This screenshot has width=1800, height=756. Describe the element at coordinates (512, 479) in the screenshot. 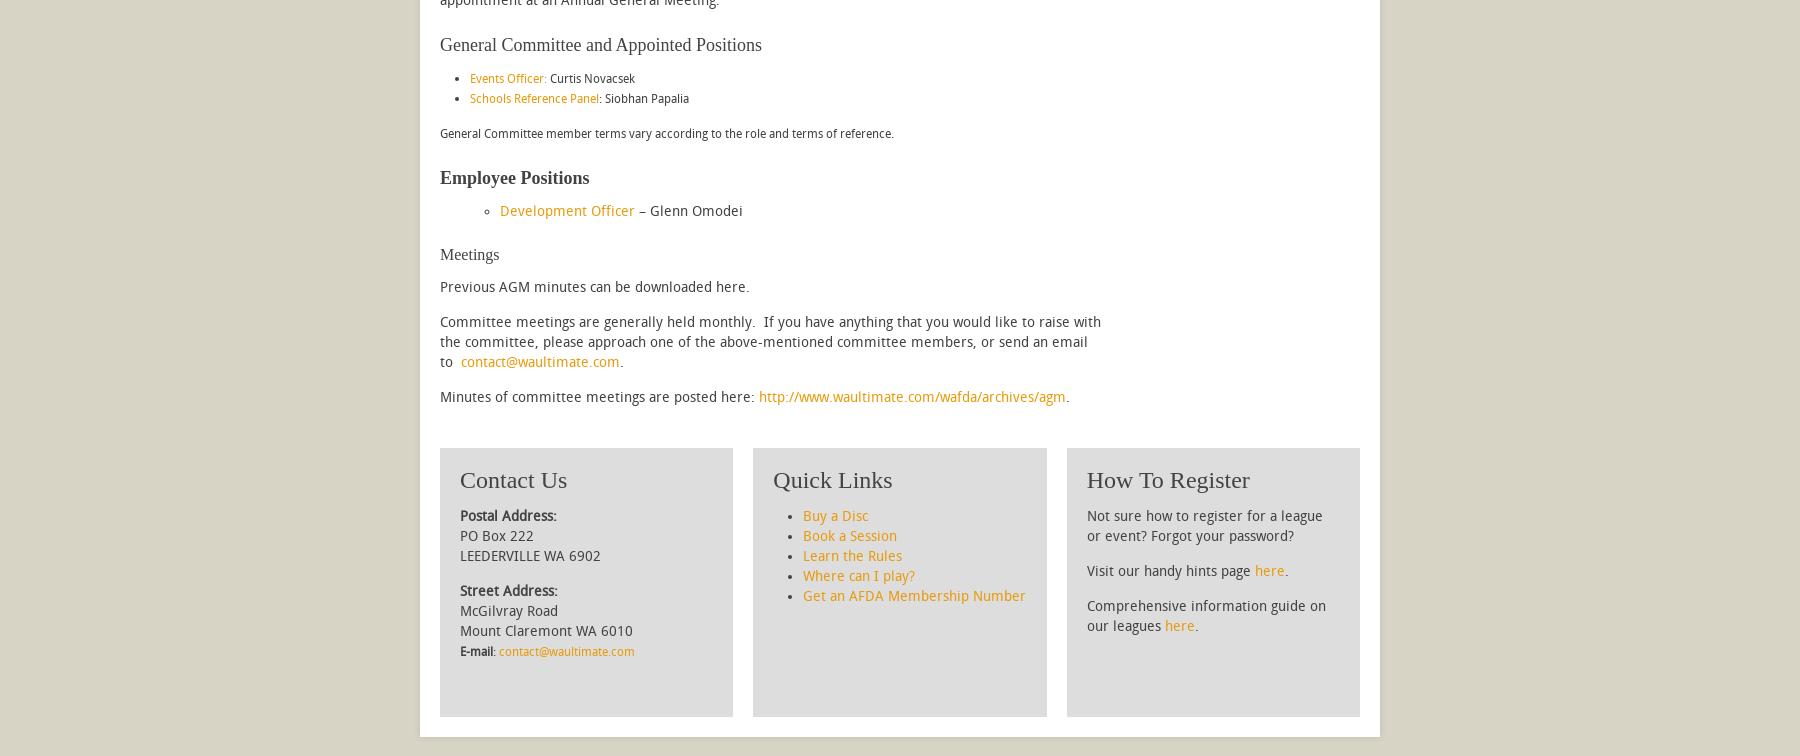

I see `'Contact Us'` at that location.